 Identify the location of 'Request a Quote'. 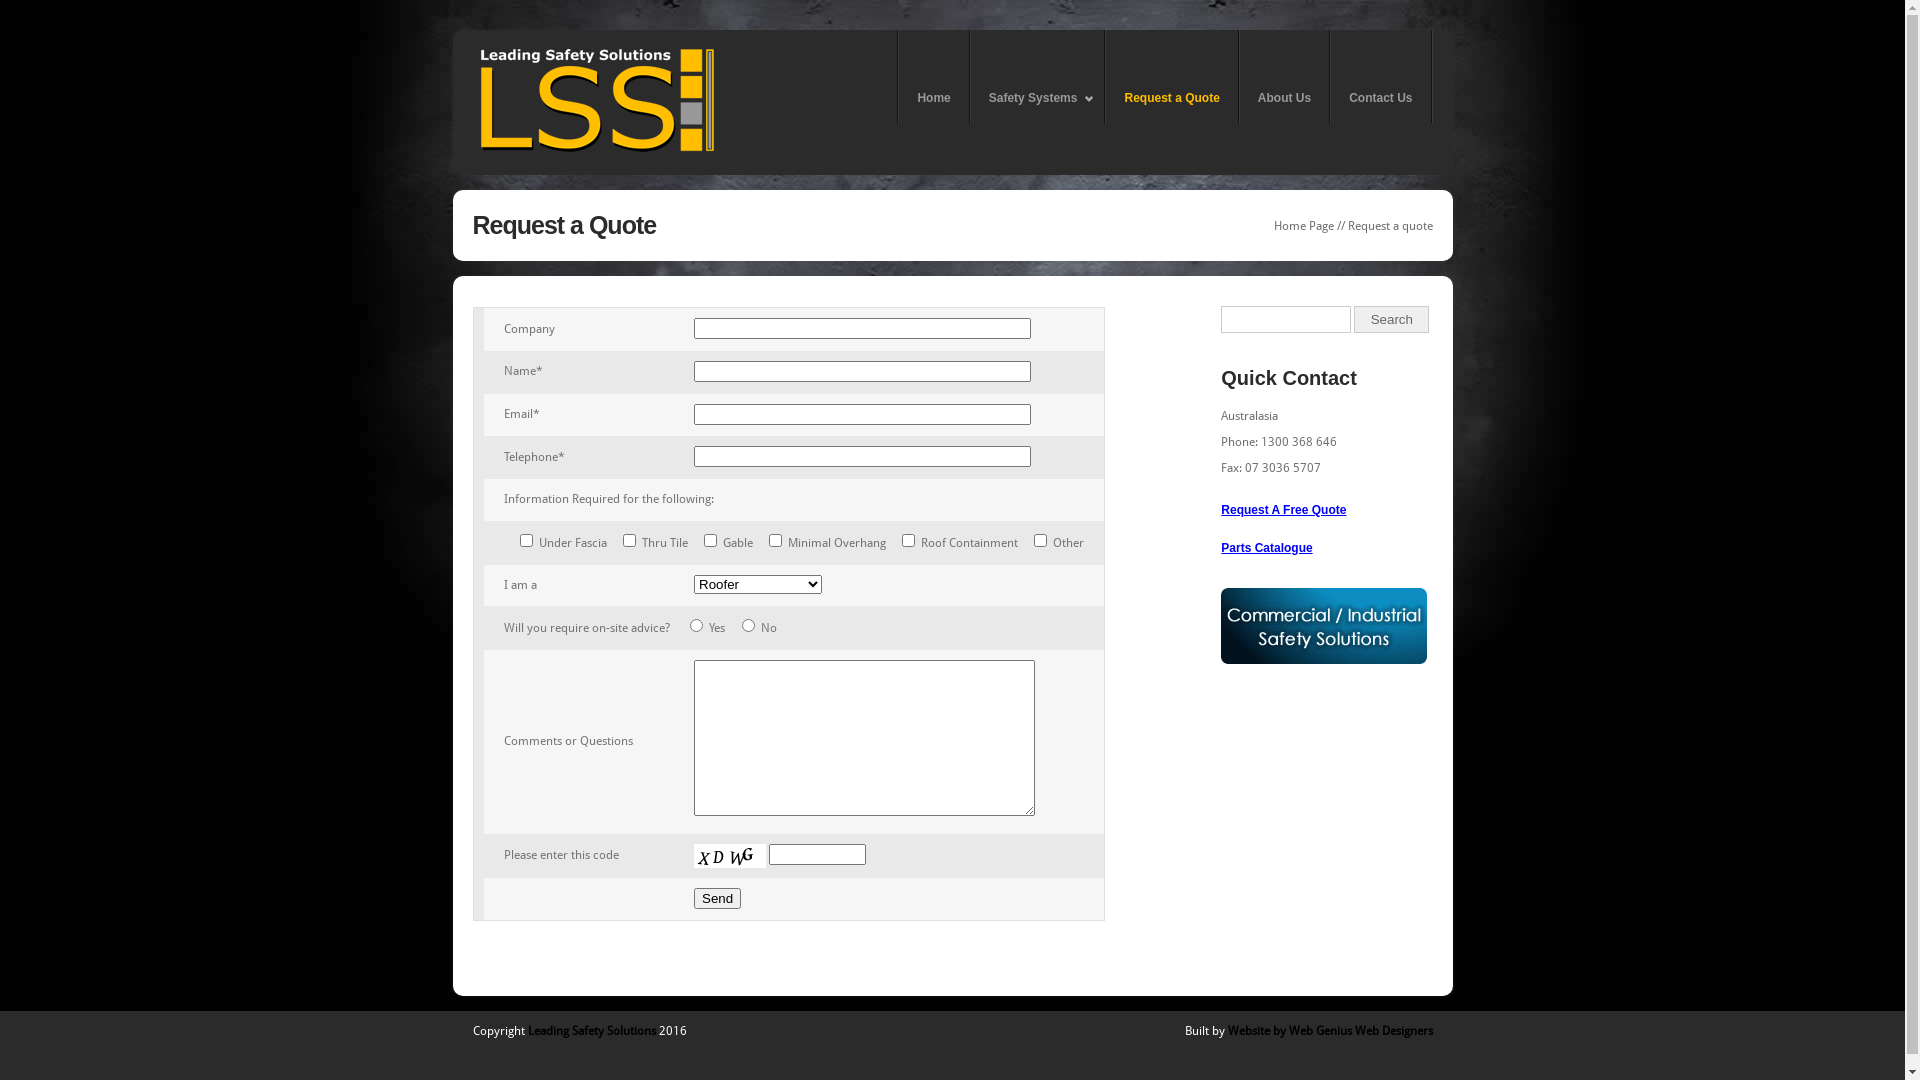
(1171, 75).